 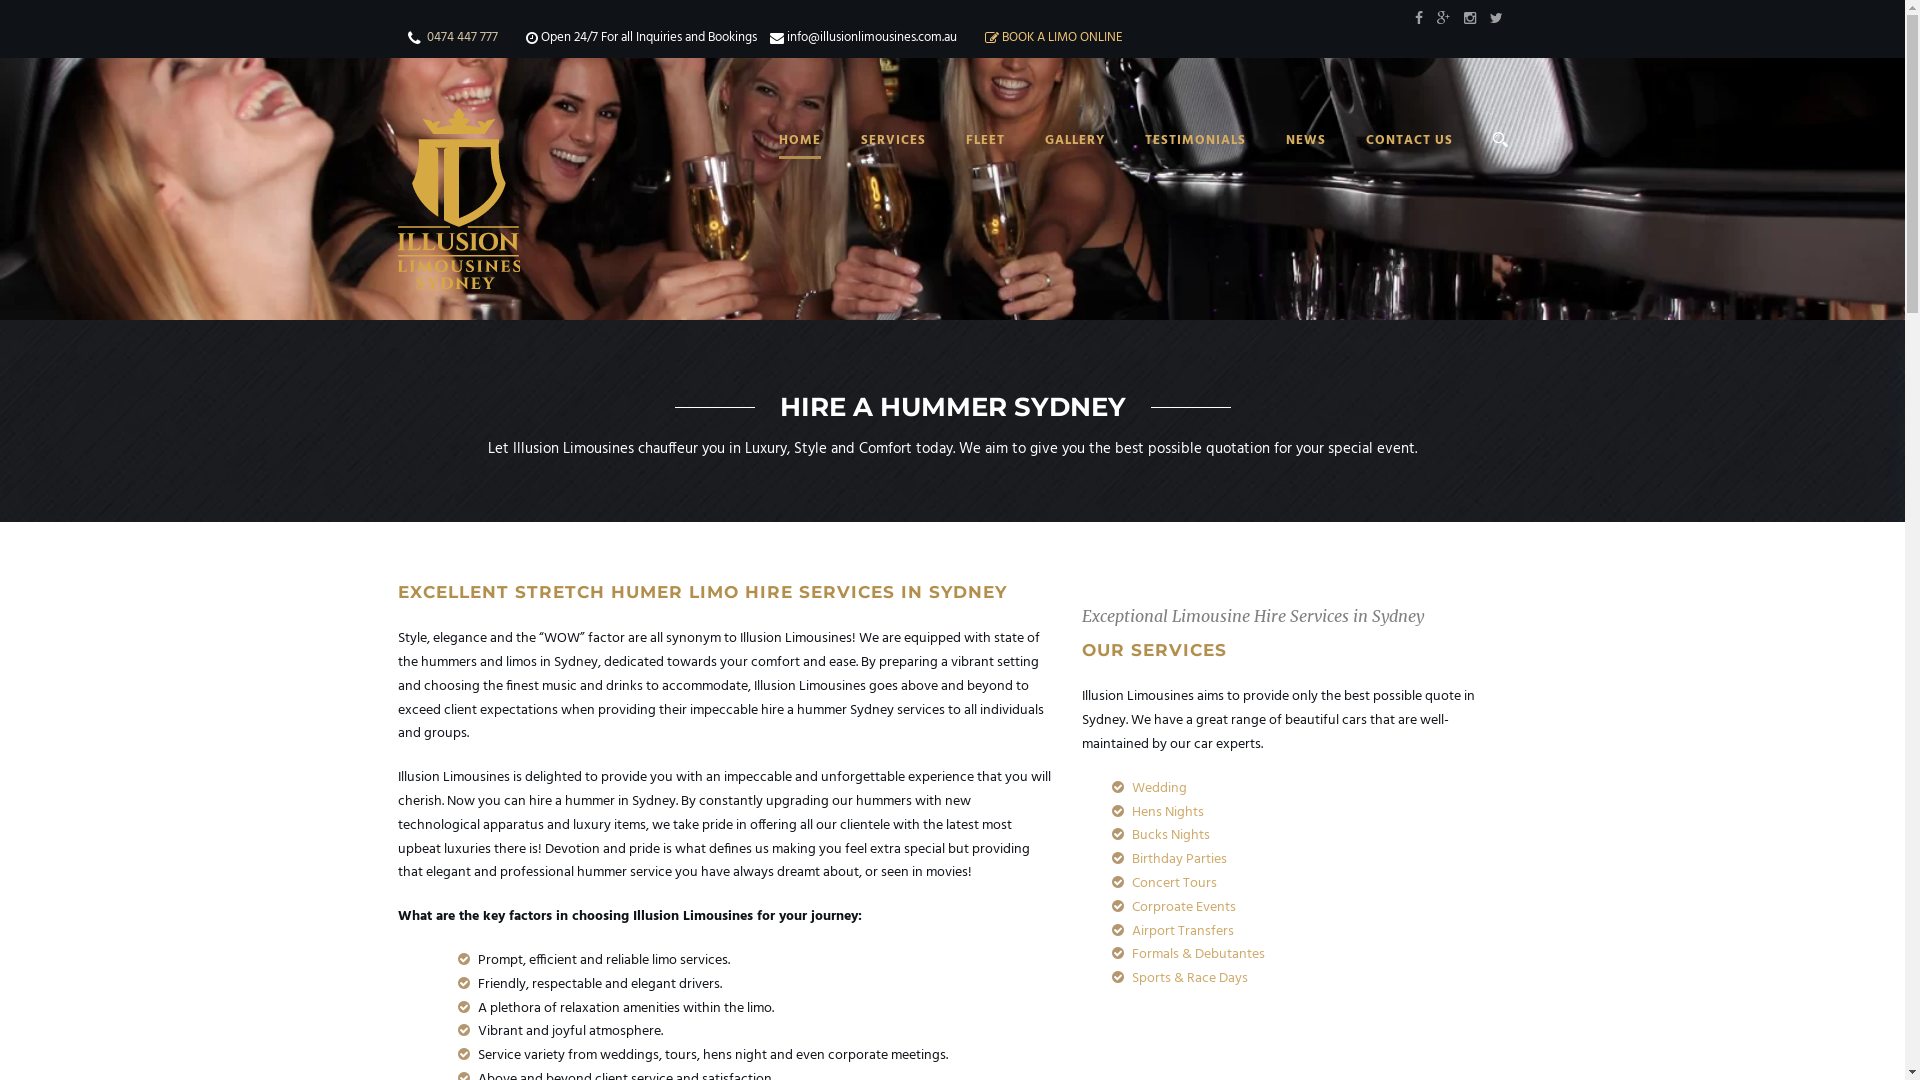 What do you see at coordinates (1286, 162) in the screenshot?
I see `'NEWS'` at bounding box center [1286, 162].